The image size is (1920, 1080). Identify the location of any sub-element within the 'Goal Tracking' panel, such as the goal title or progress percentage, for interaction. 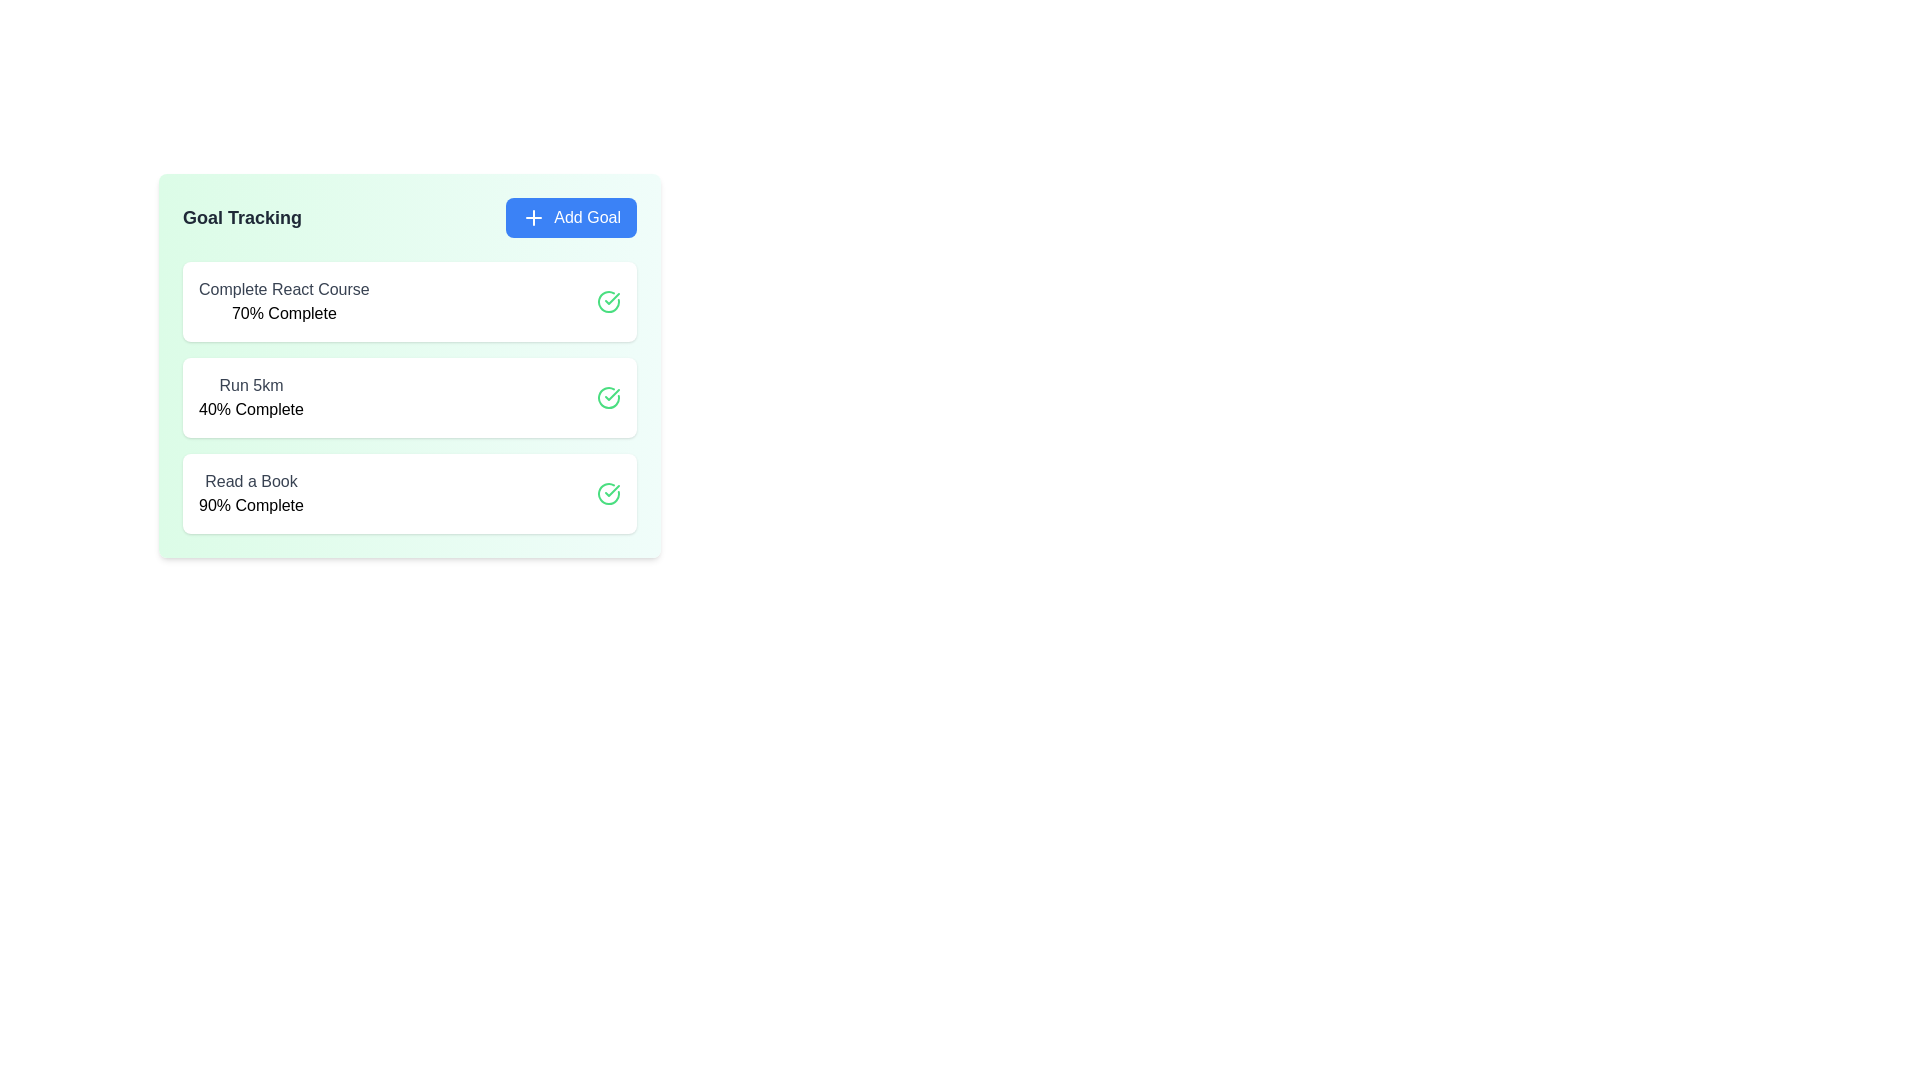
(408, 366).